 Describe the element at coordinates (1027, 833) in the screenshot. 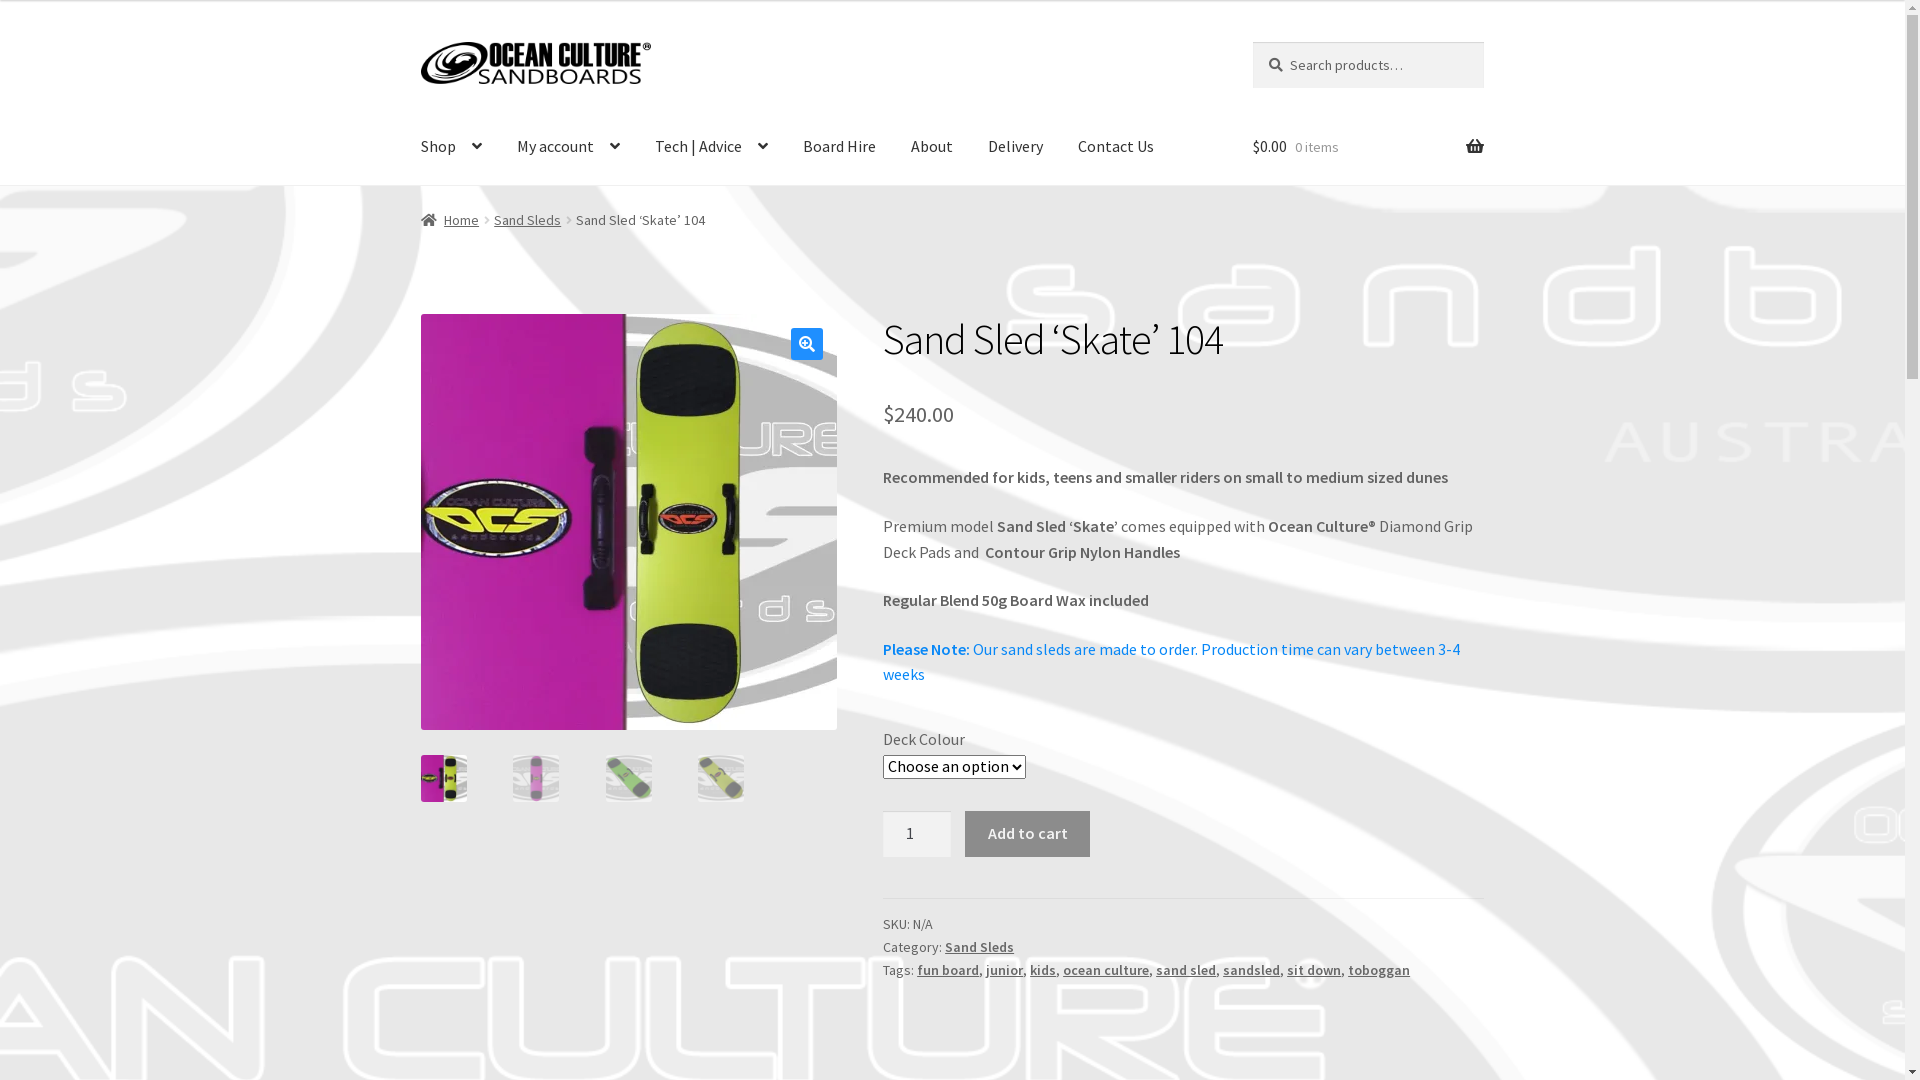

I see `'Add to cart'` at that location.